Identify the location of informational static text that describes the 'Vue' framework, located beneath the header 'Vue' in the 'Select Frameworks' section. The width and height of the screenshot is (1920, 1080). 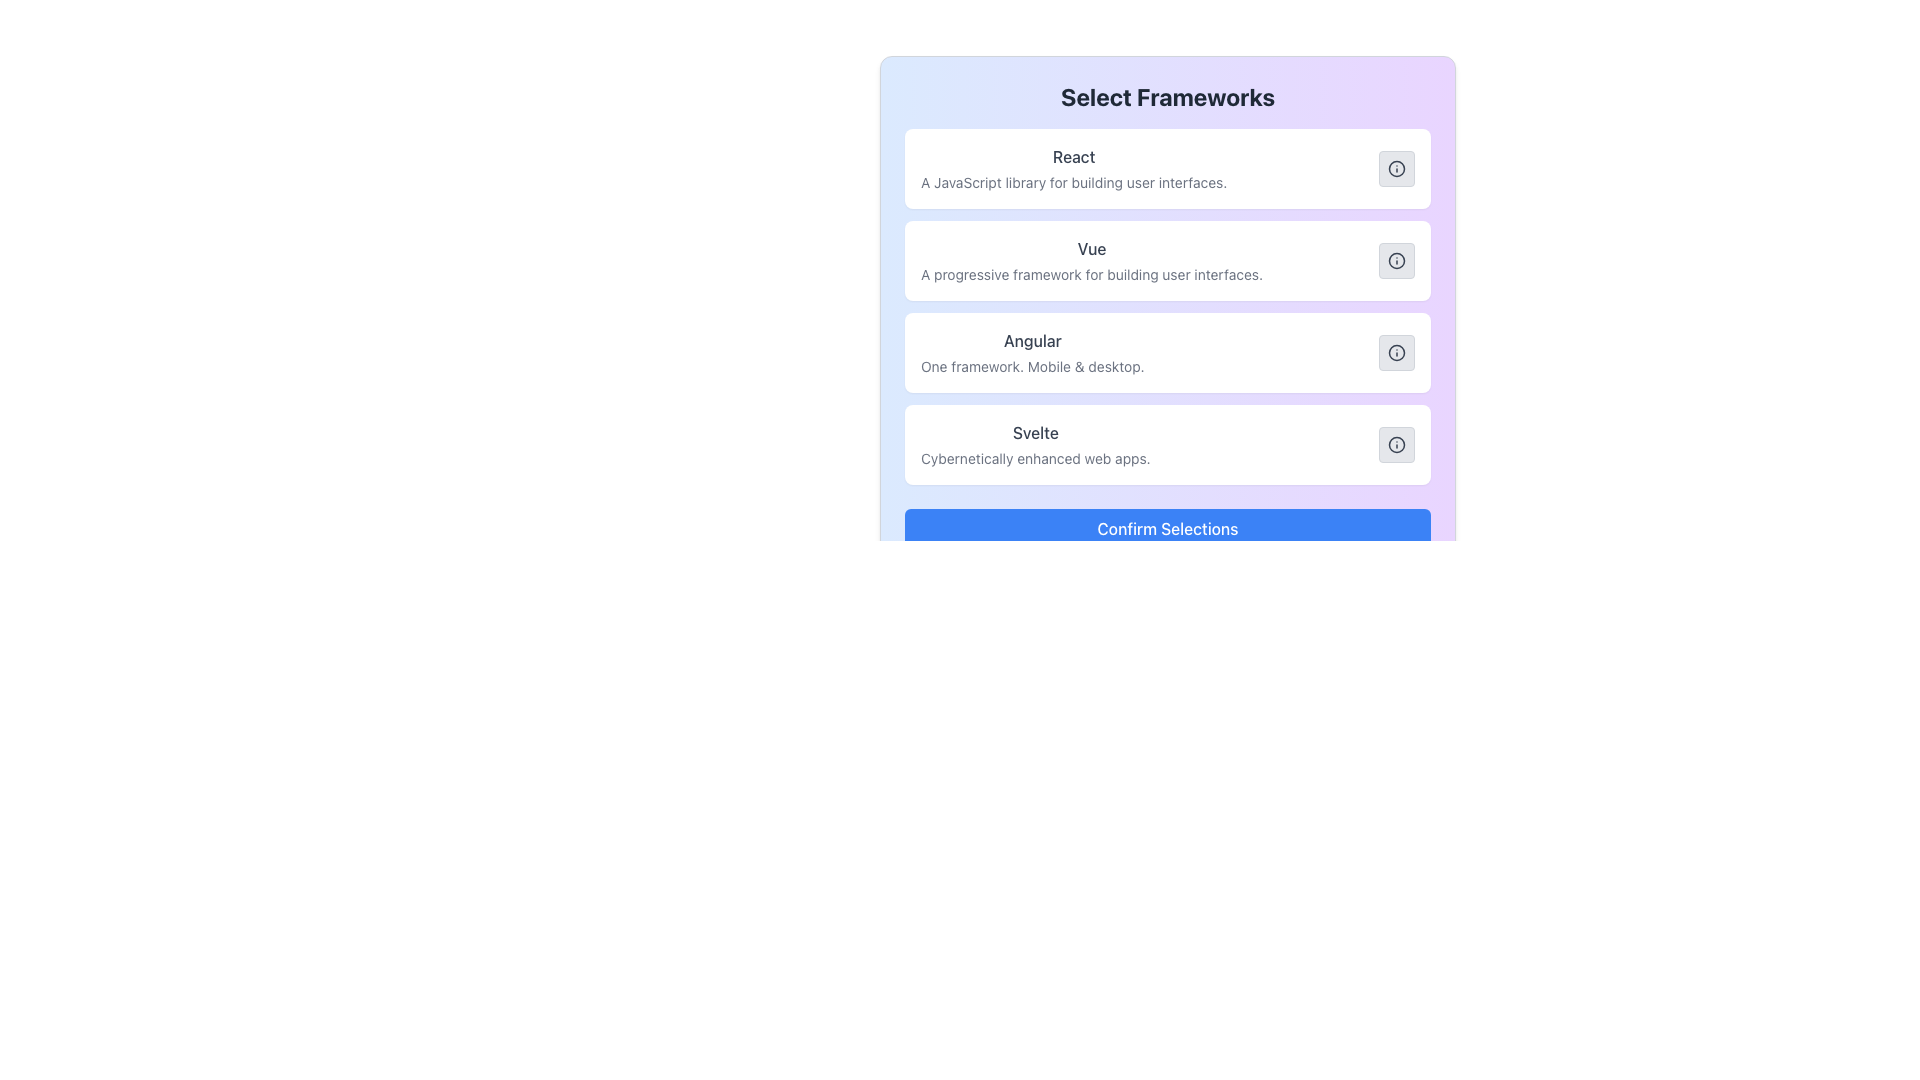
(1091, 274).